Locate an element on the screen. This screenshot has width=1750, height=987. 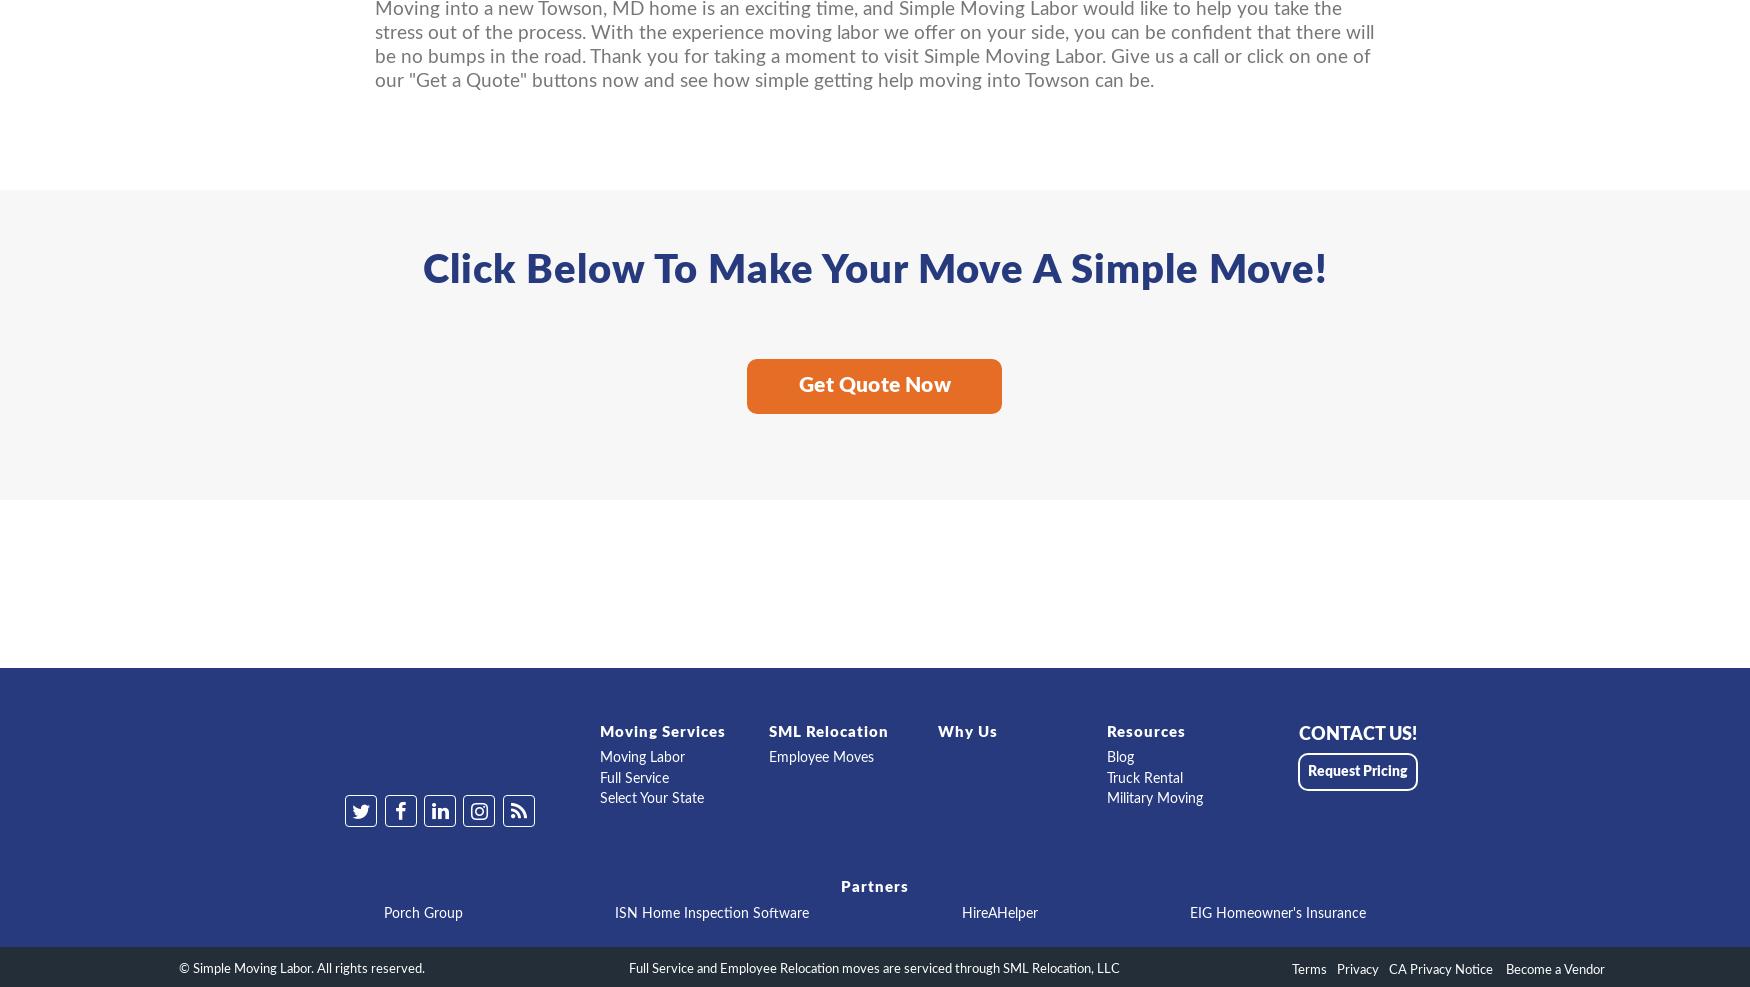
'Privacy' is located at coordinates (1356, 970).